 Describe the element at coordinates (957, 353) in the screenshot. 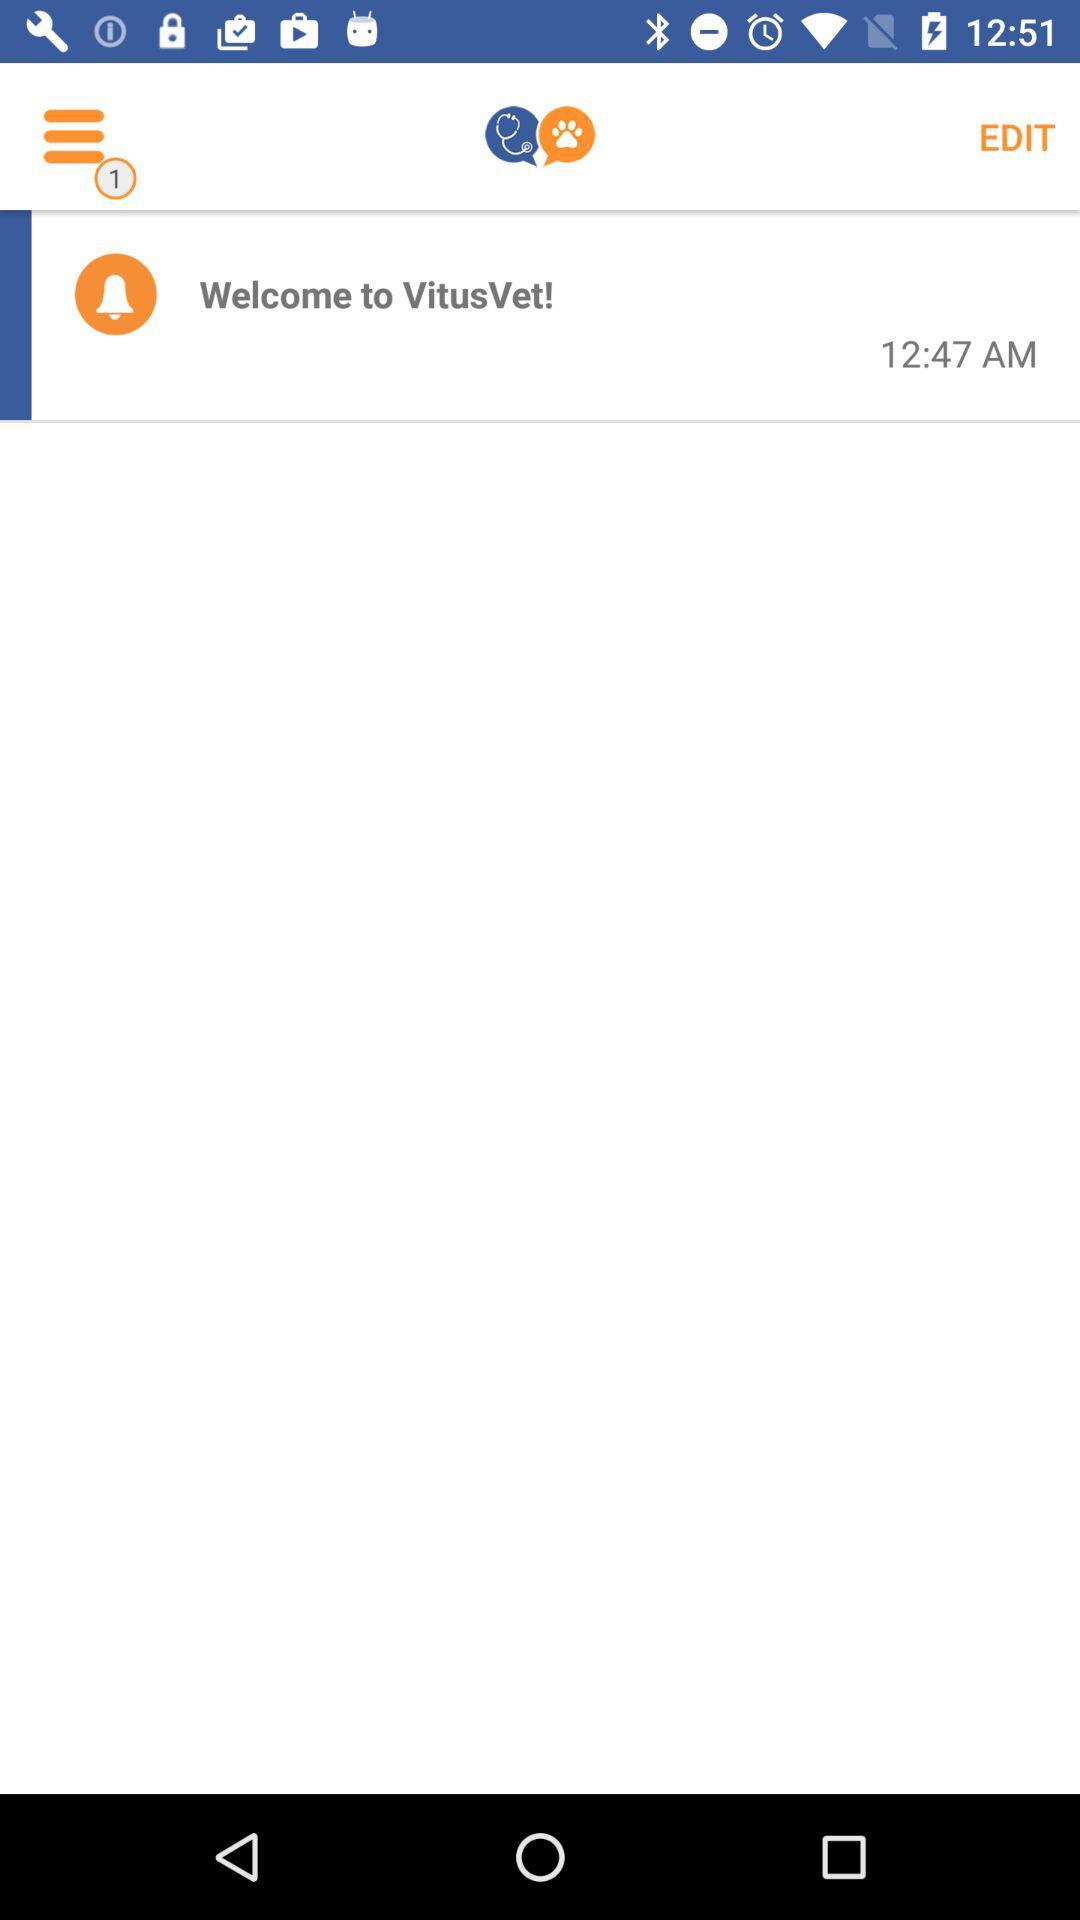

I see `the 12:47 am icon` at that location.